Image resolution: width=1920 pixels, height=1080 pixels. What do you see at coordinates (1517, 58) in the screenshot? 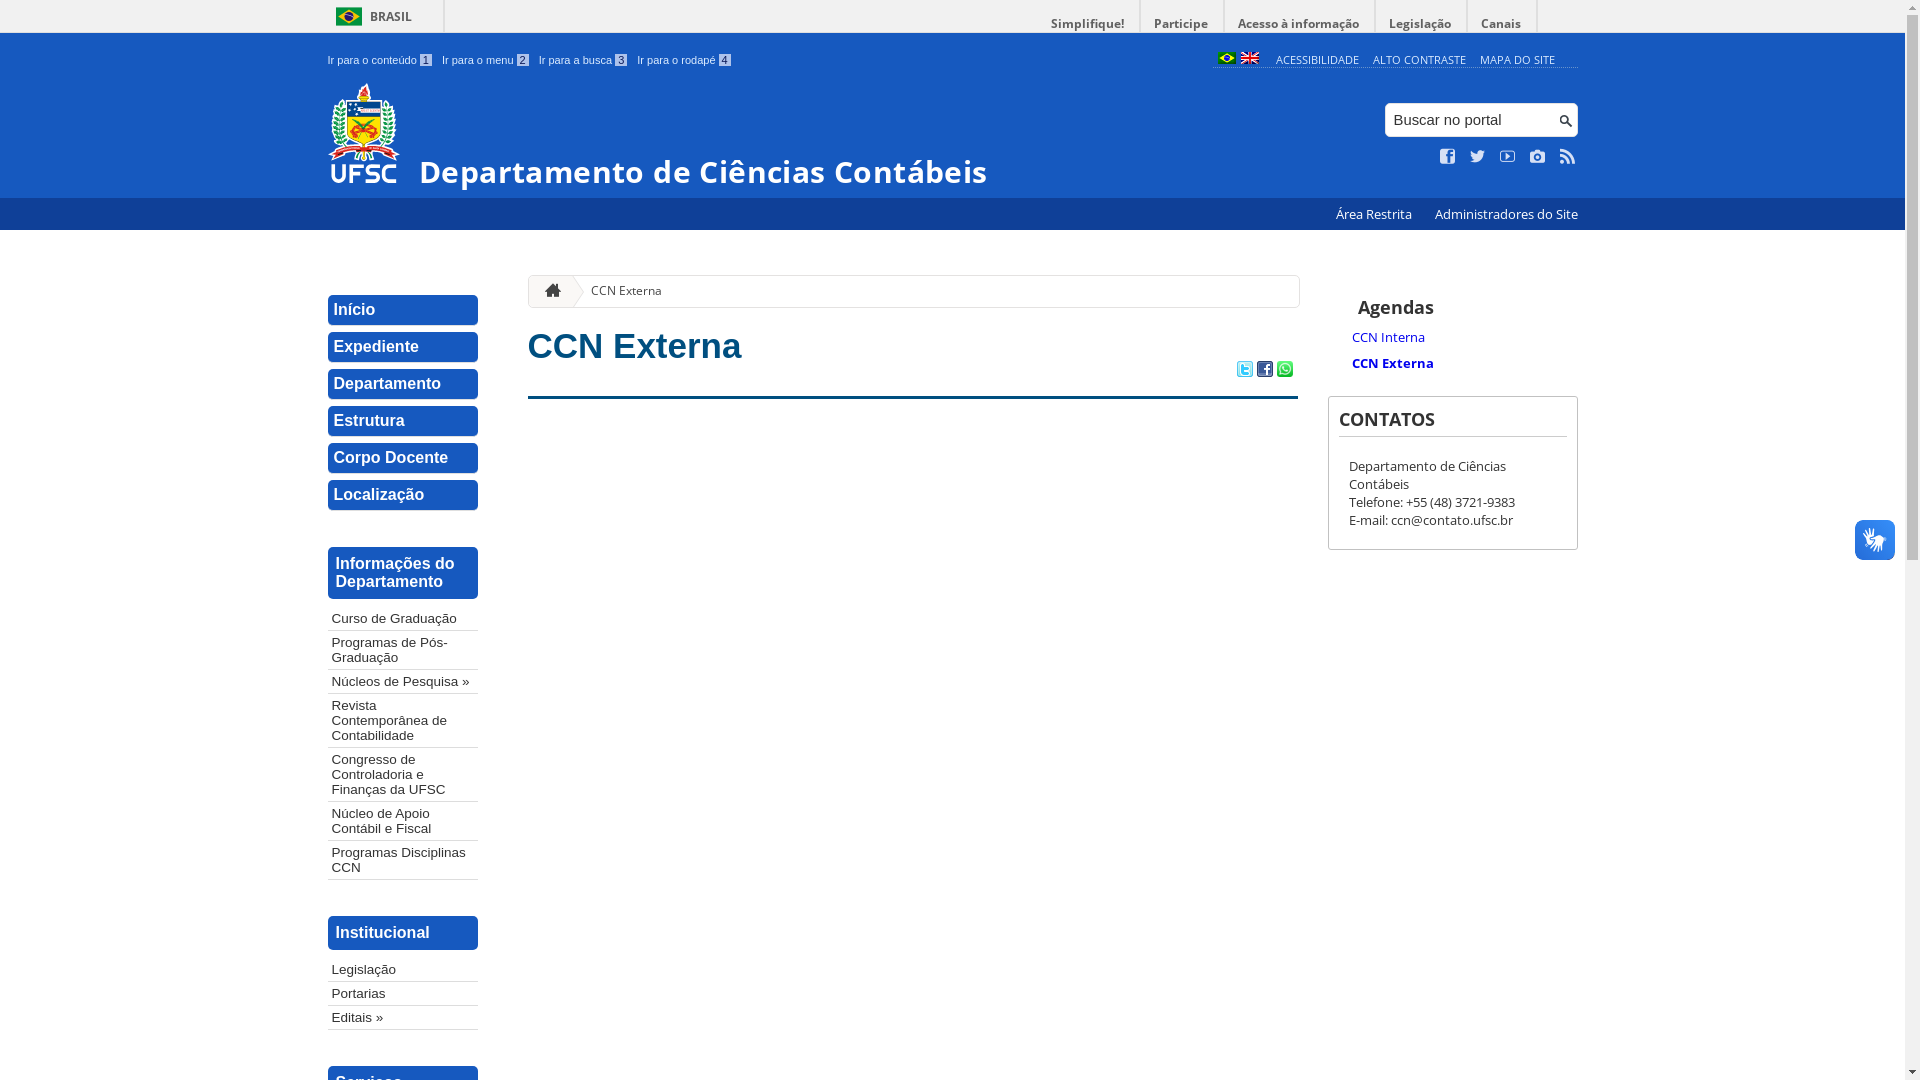
I see `'MAPA DO SITE'` at bounding box center [1517, 58].